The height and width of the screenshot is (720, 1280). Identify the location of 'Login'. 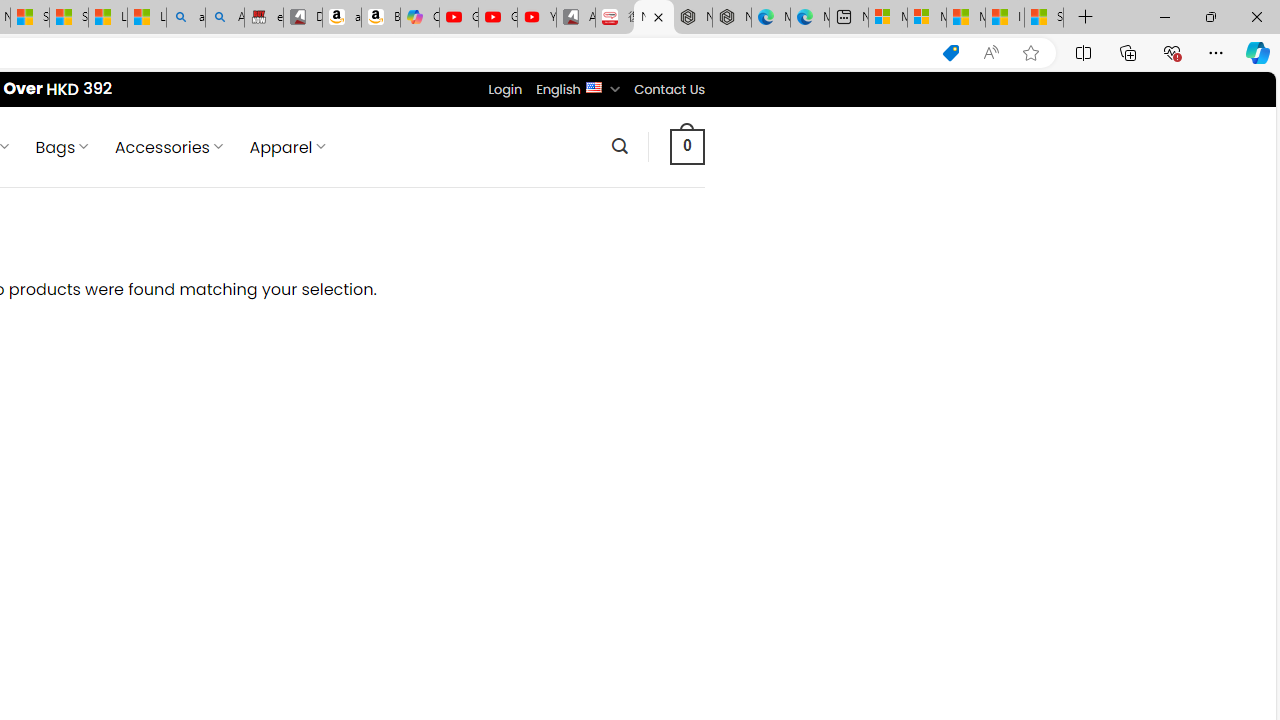
(505, 88).